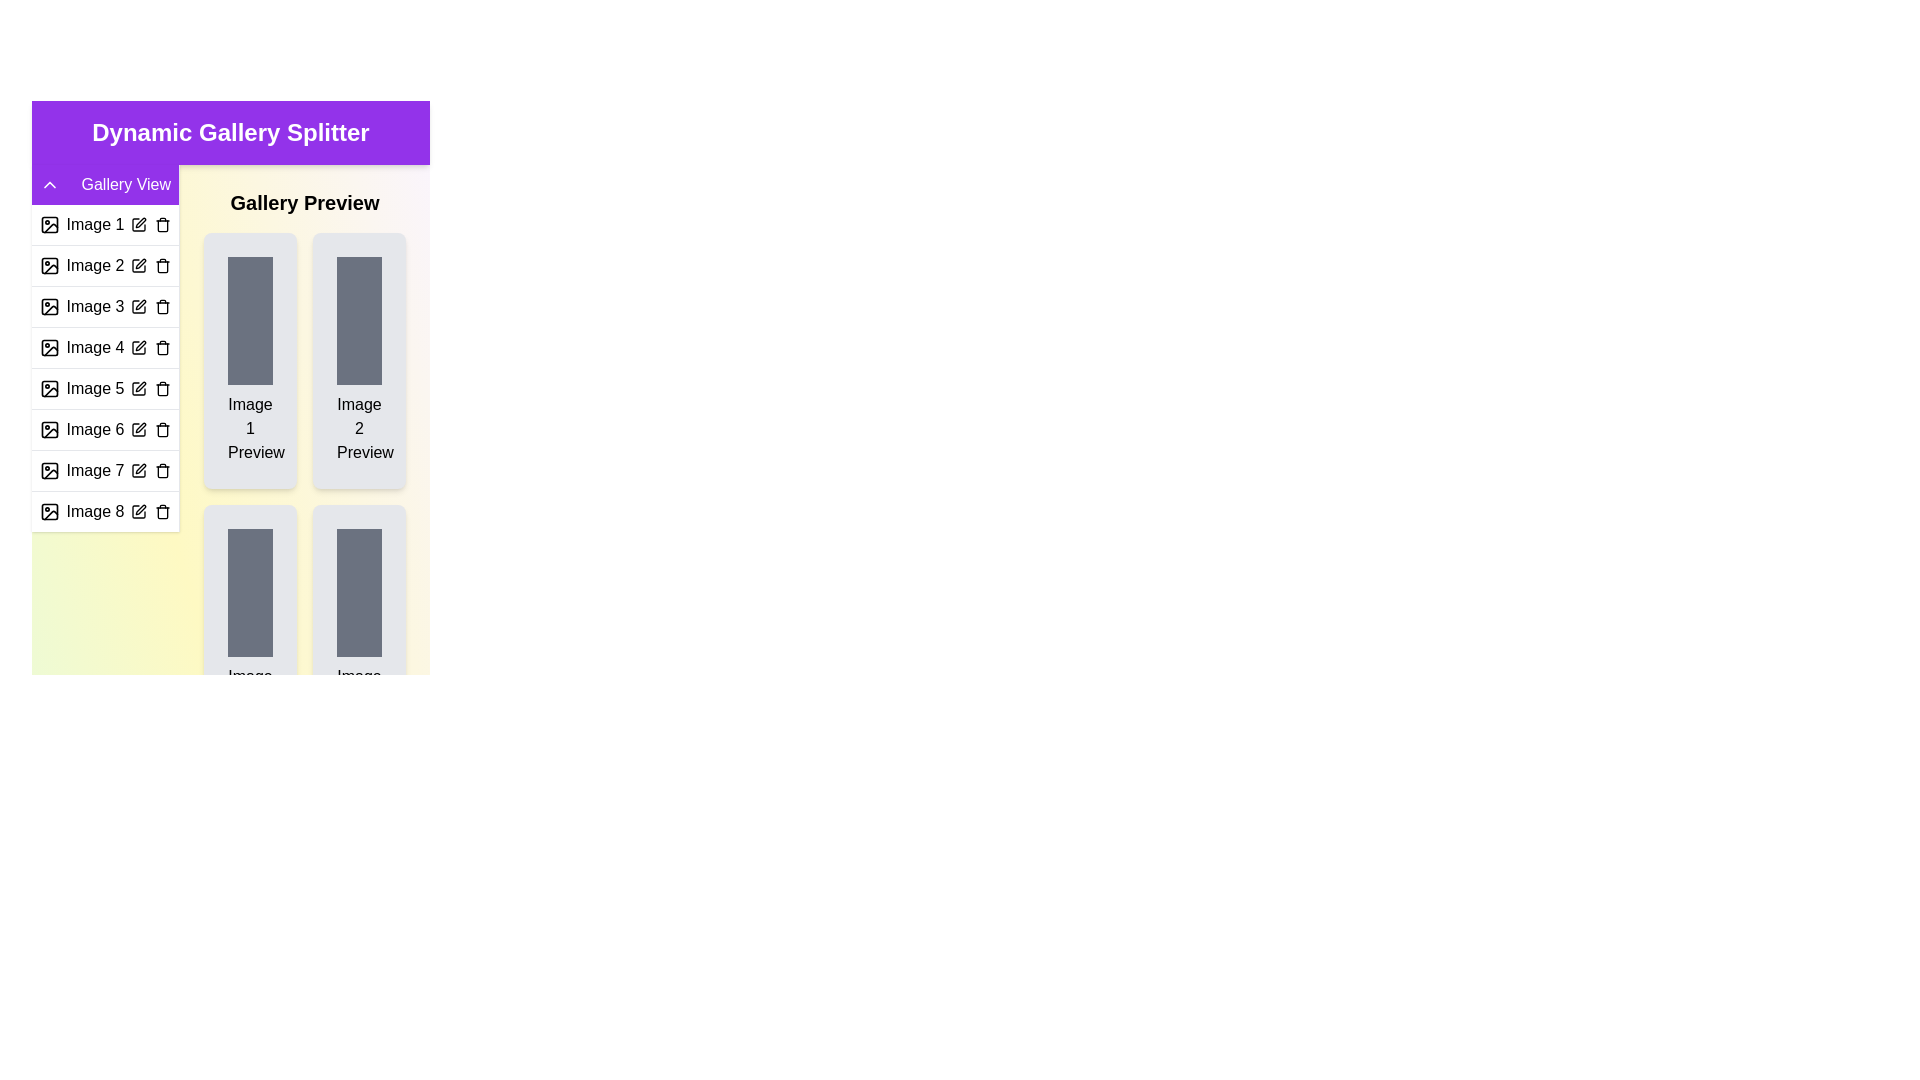 The height and width of the screenshot is (1080, 1920). Describe the element at coordinates (94, 470) in the screenshot. I see `the label identifying the seventh image in the gallery` at that location.